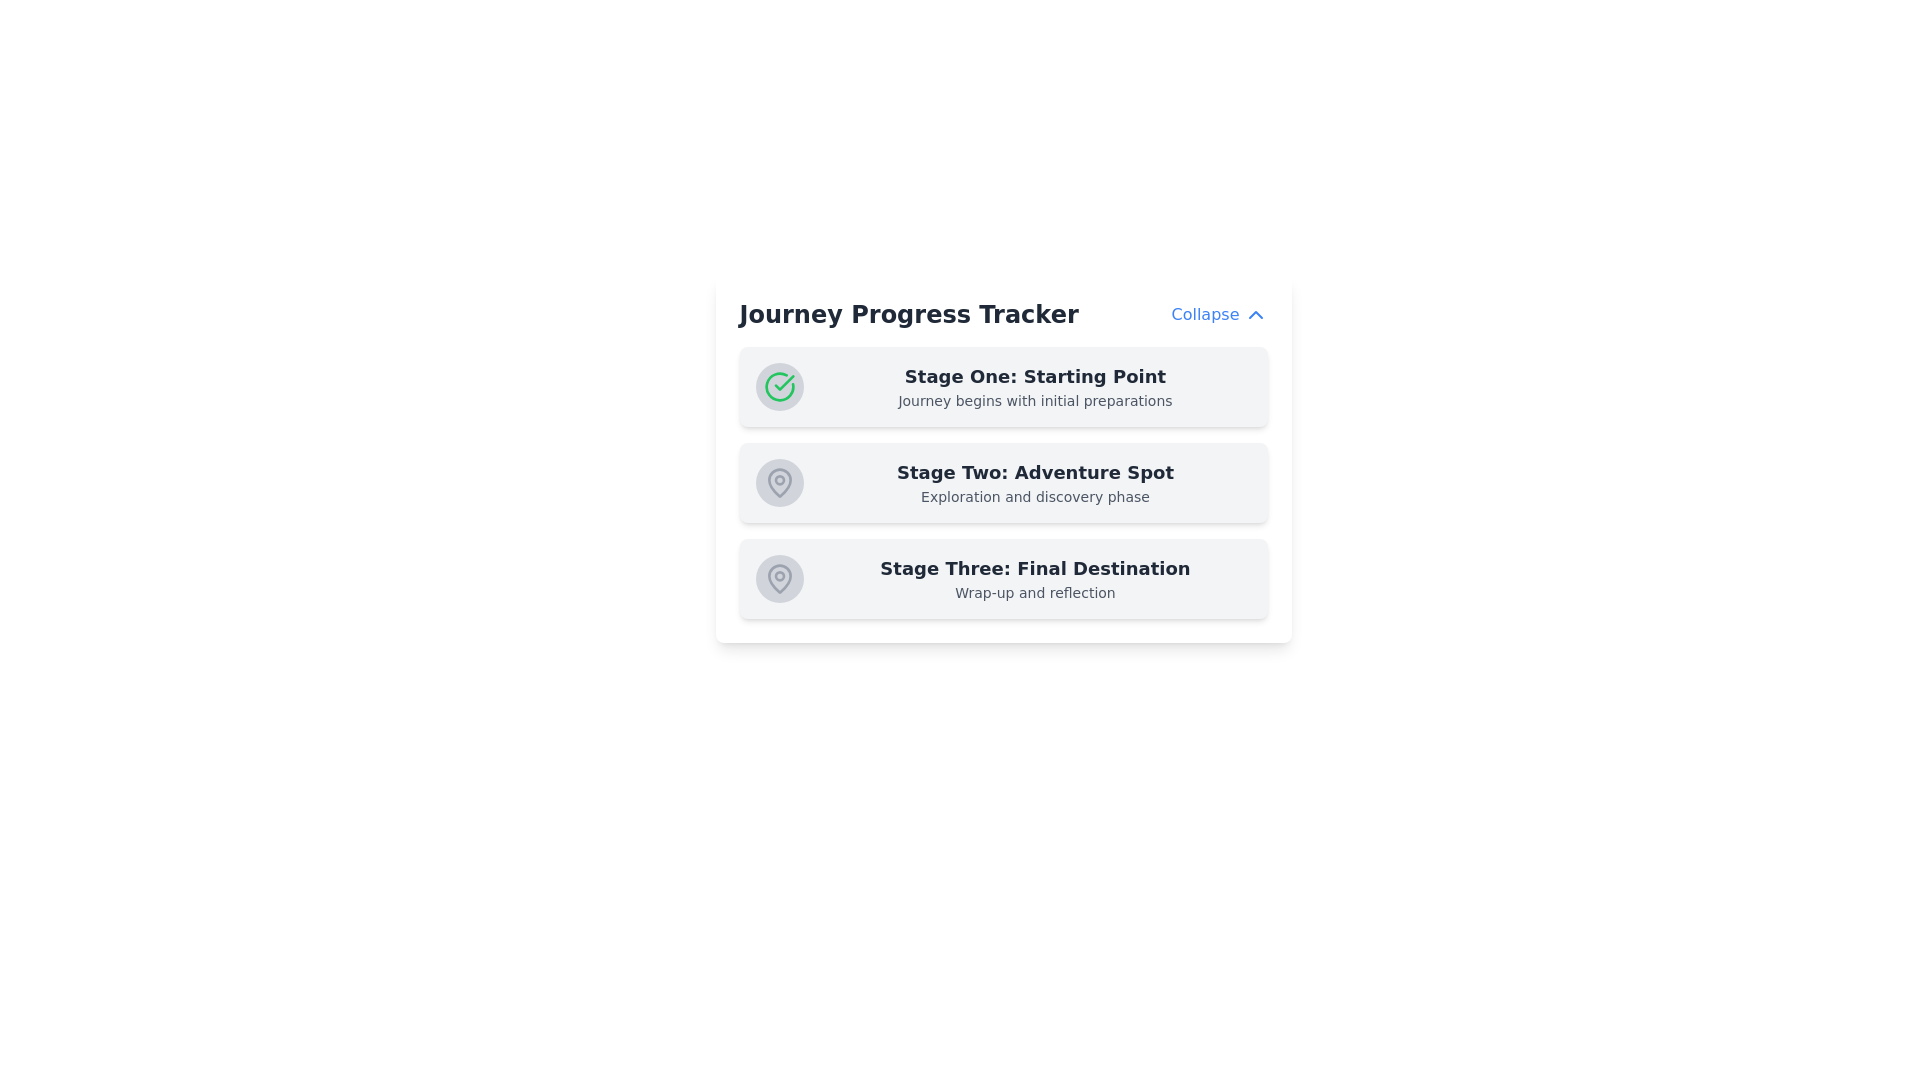 The image size is (1920, 1080). Describe the element at coordinates (1035, 482) in the screenshot. I see `the Text Block labeled 'Stage Two: Adventure Spot'` at that location.